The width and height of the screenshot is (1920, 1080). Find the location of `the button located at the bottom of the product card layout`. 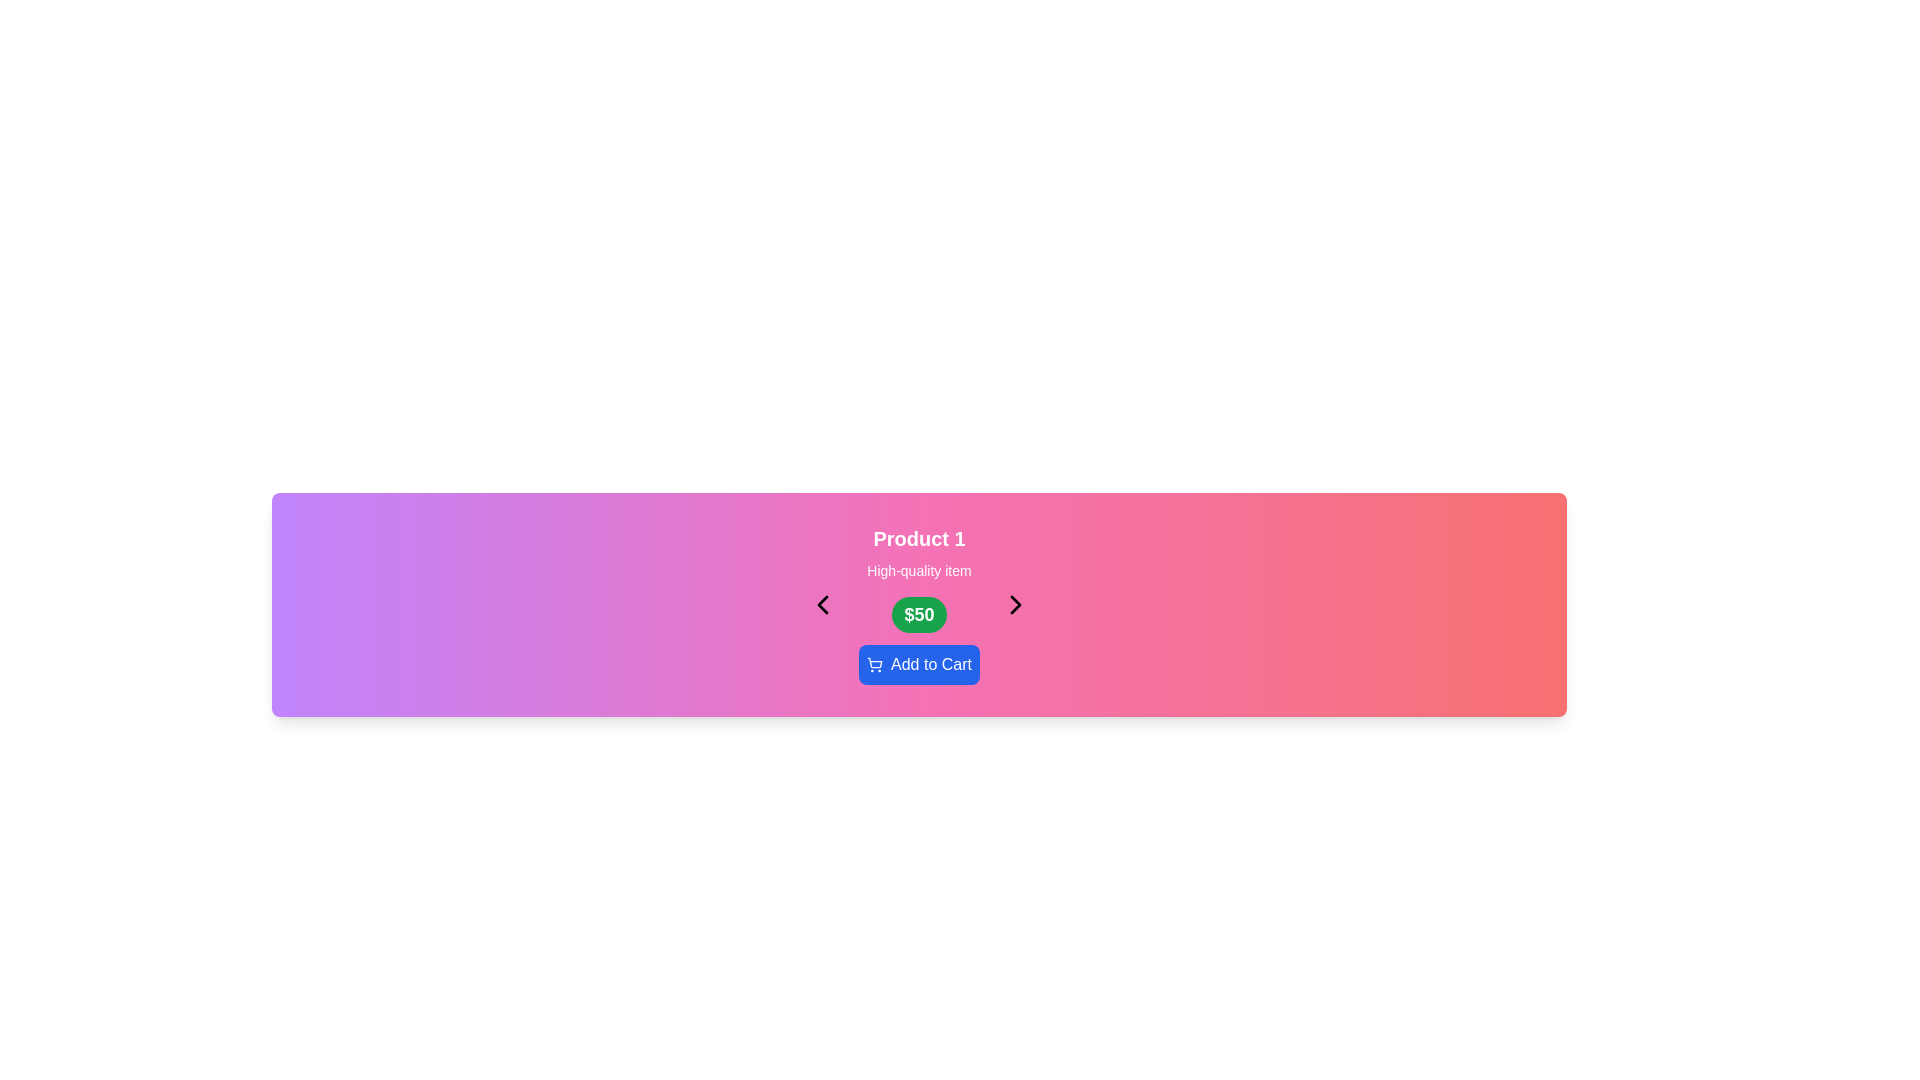

the button located at the bottom of the product card layout is located at coordinates (918, 664).